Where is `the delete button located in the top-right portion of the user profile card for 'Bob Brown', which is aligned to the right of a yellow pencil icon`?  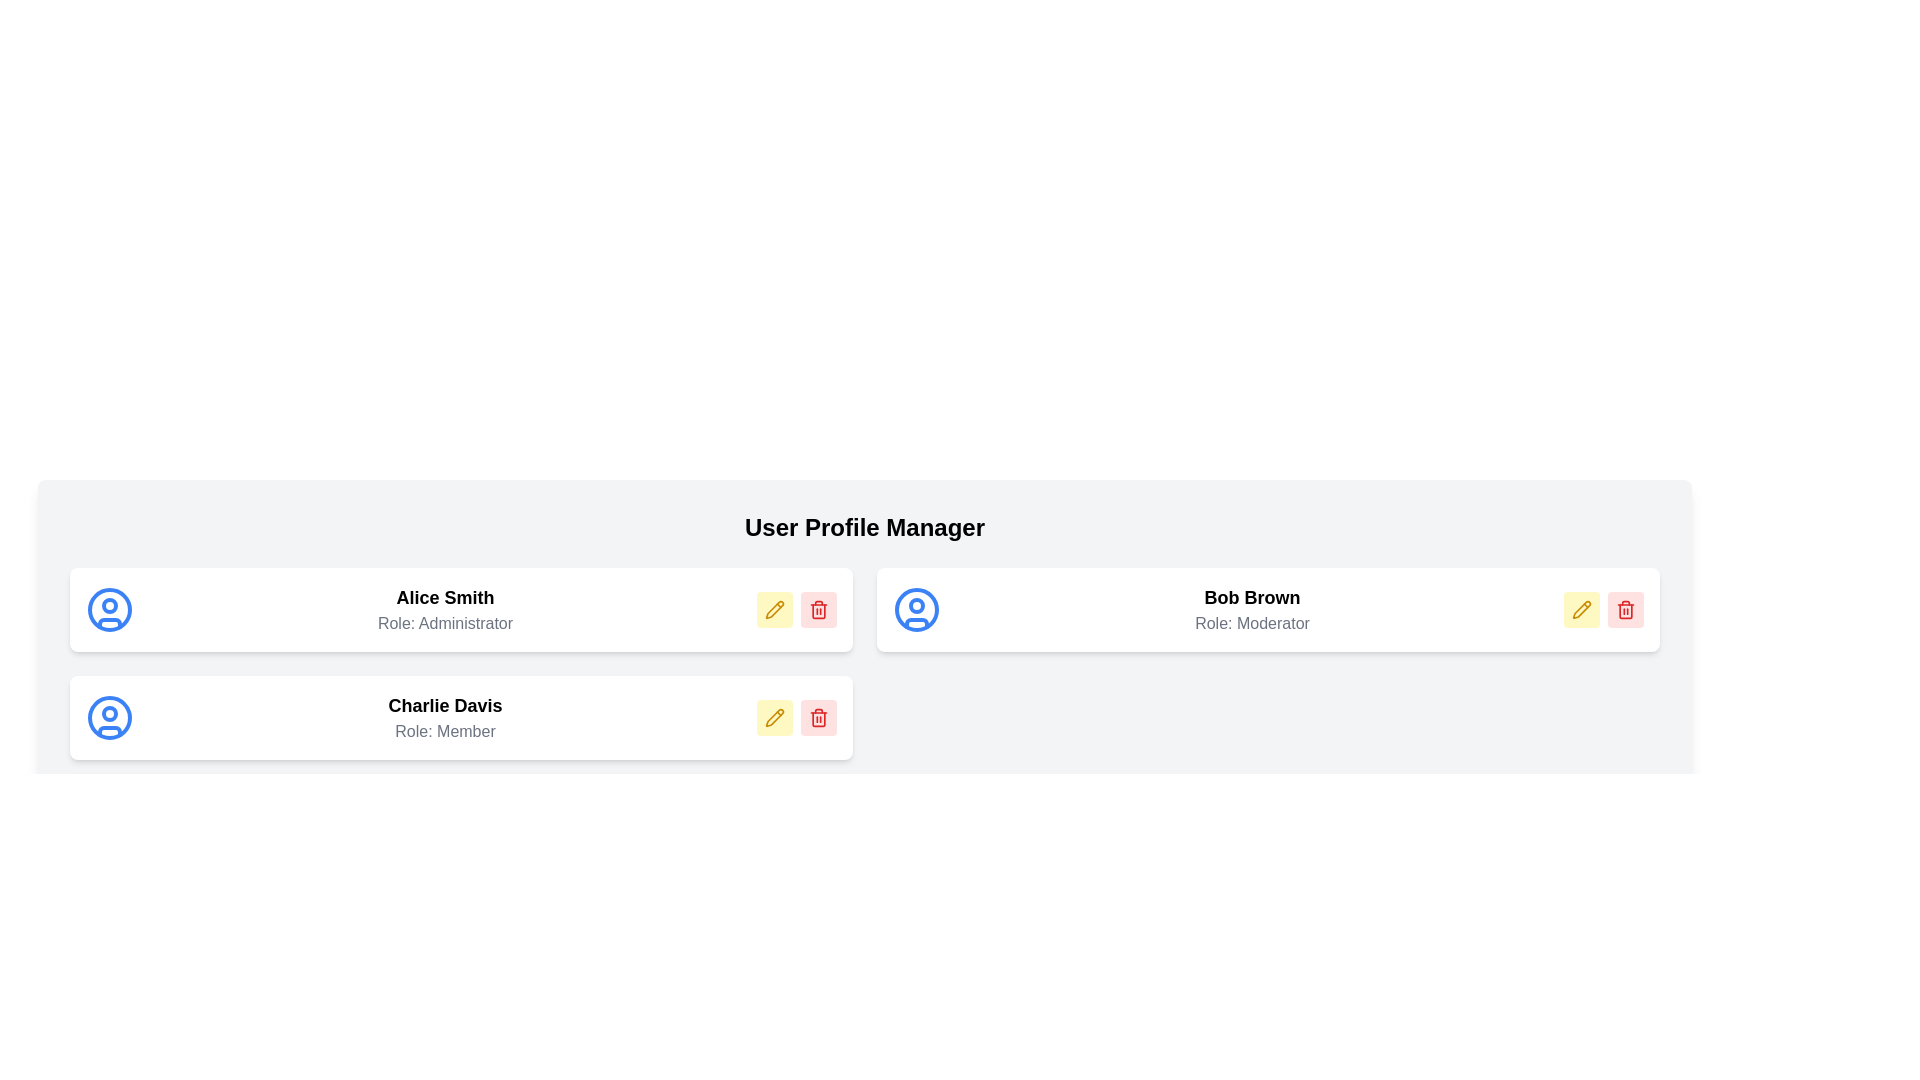 the delete button located in the top-right portion of the user profile card for 'Bob Brown', which is aligned to the right of a yellow pencil icon is located at coordinates (1626, 608).